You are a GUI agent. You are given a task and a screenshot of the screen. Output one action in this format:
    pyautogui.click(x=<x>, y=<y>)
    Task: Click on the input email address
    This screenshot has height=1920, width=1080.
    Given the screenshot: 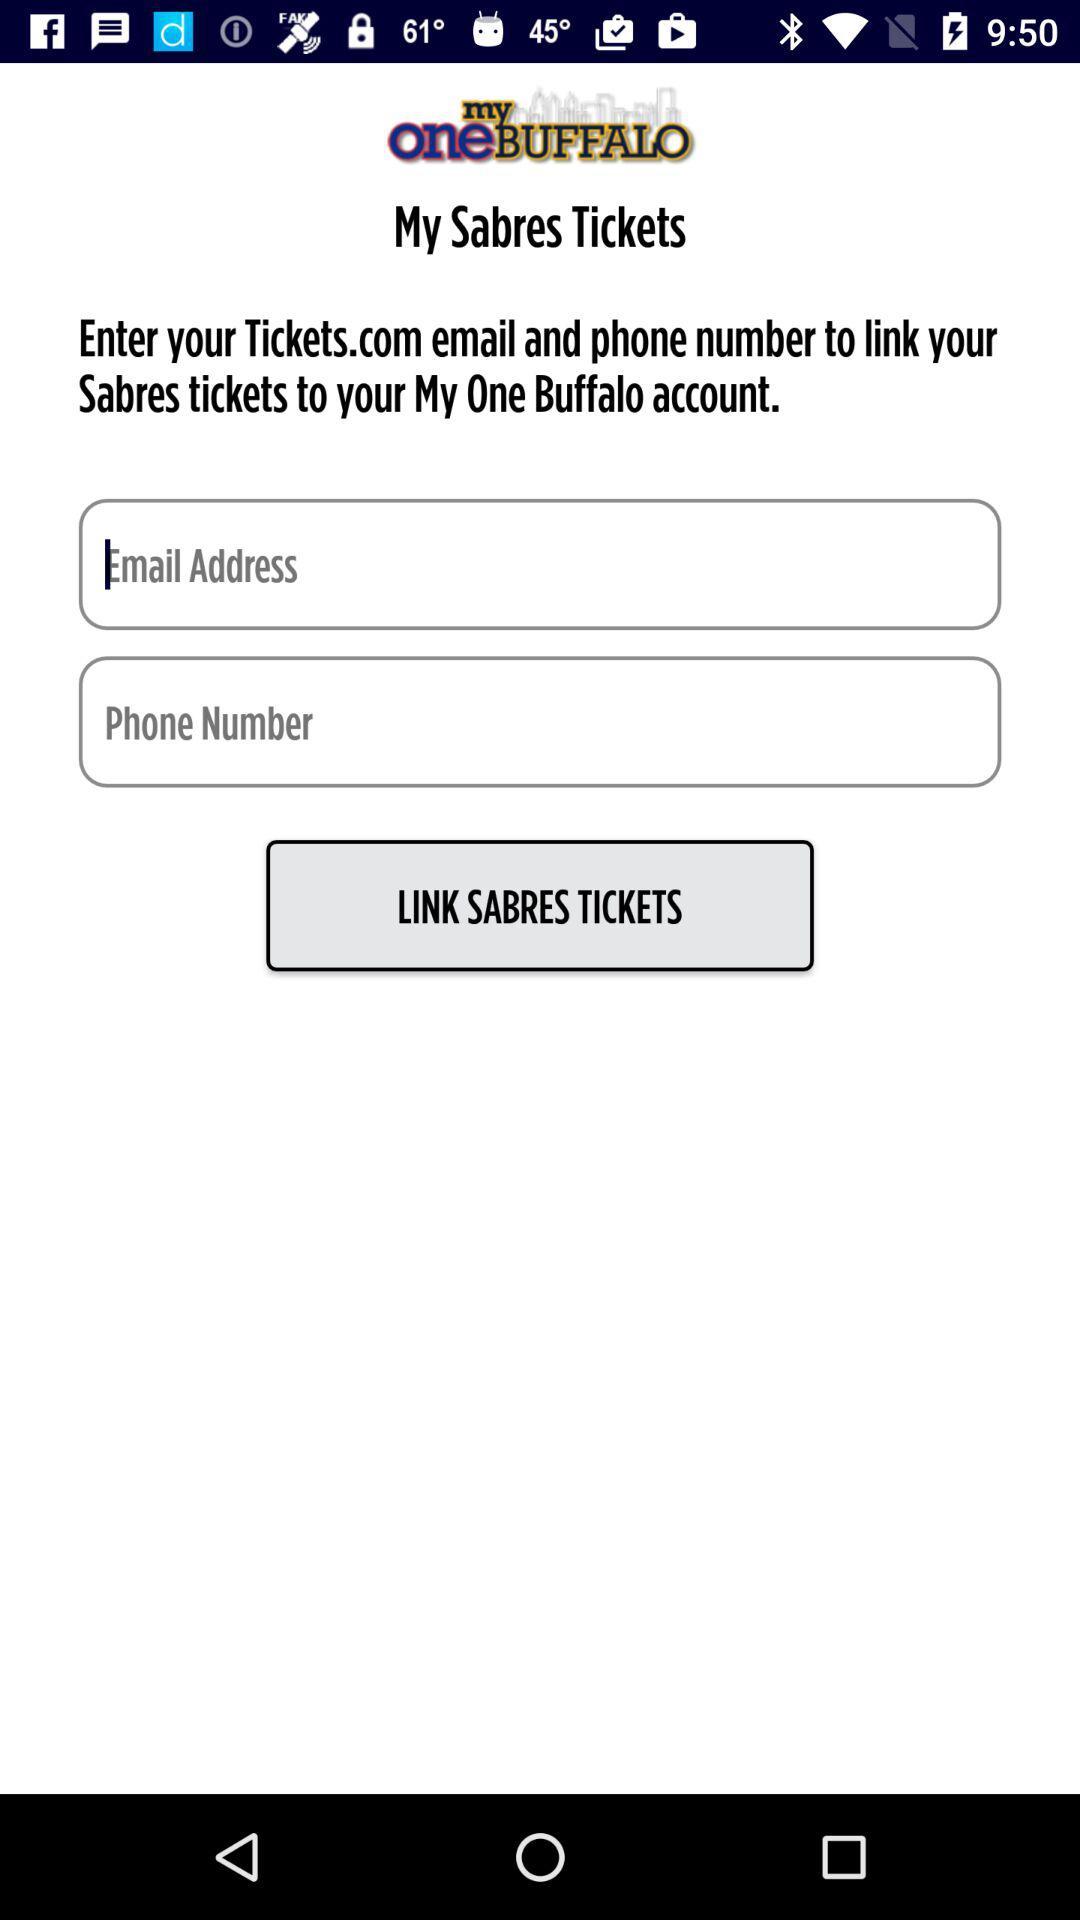 What is the action you would take?
    pyautogui.click(x=540, y=563)
    